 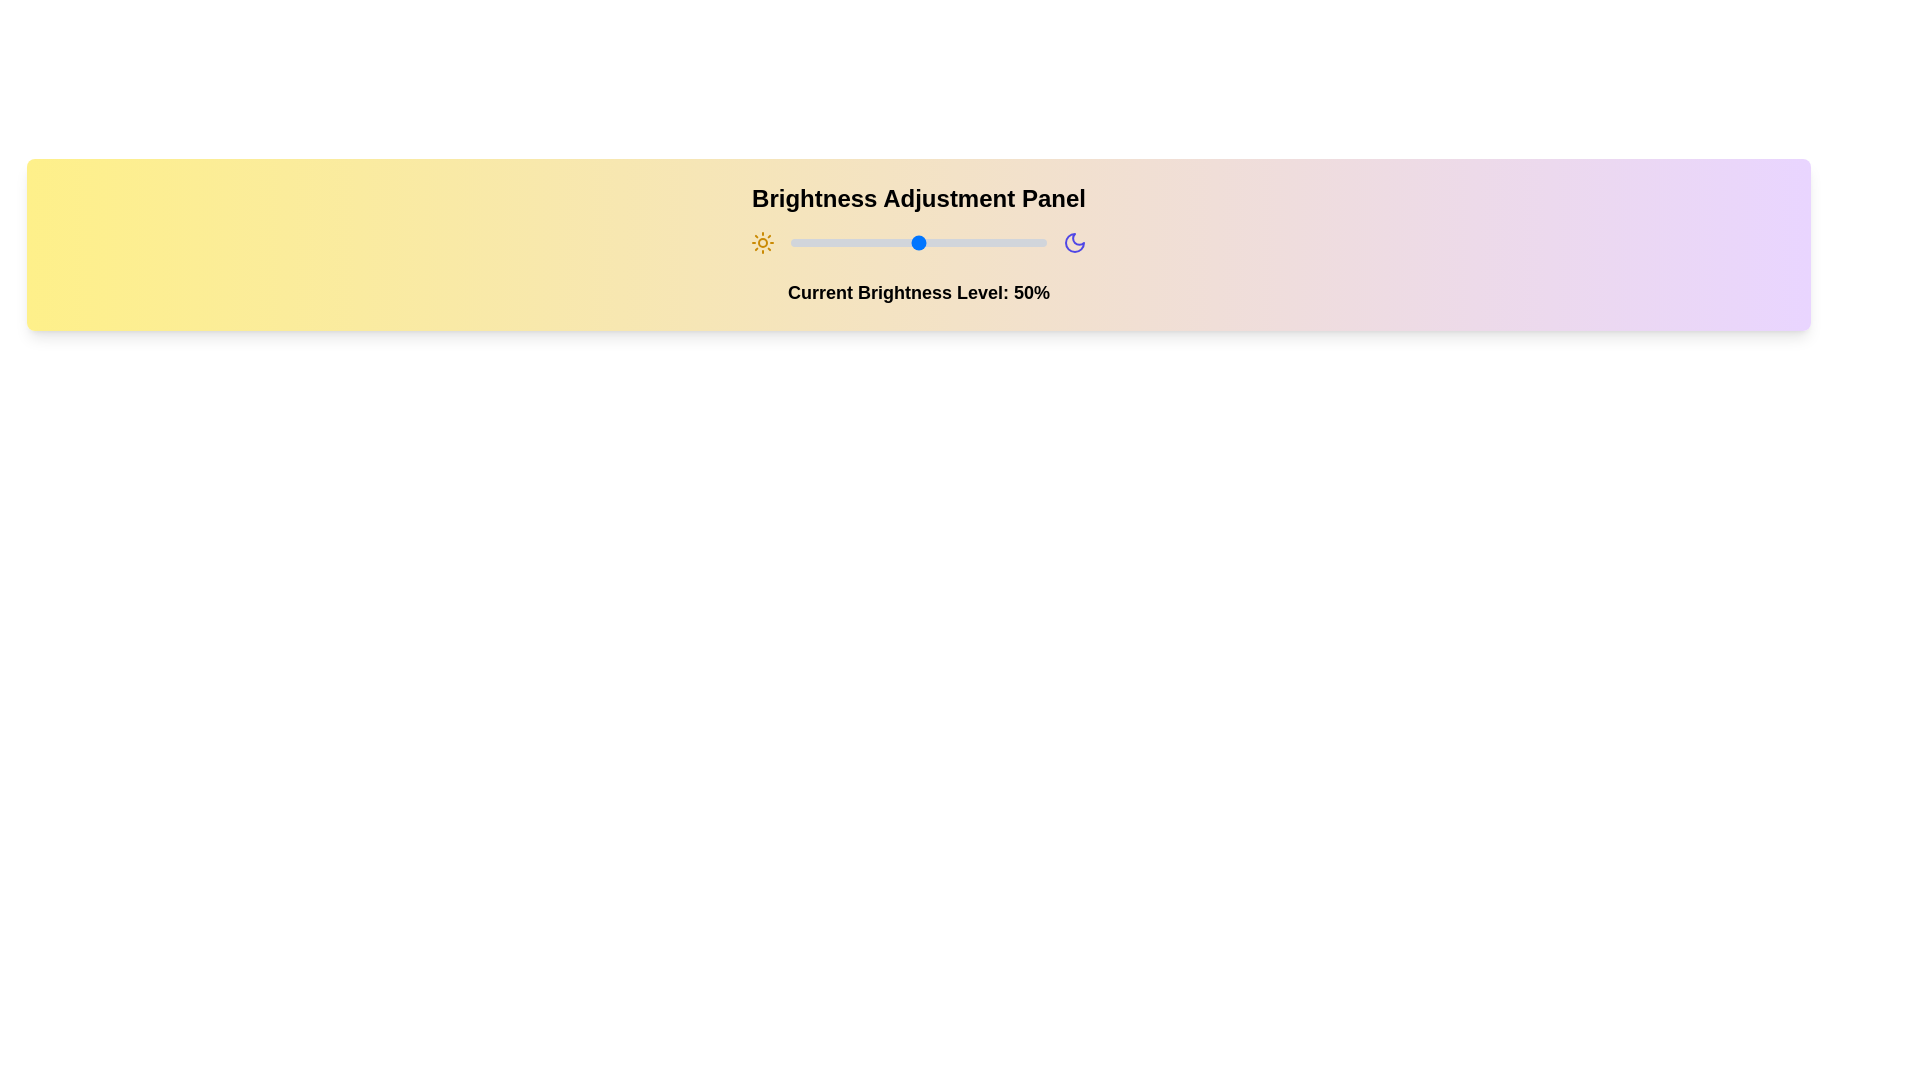 I want to click on the brightness slider to 49% to observe changes in the visual feedback of the sun and moon icons, so click(x=915, y=242).